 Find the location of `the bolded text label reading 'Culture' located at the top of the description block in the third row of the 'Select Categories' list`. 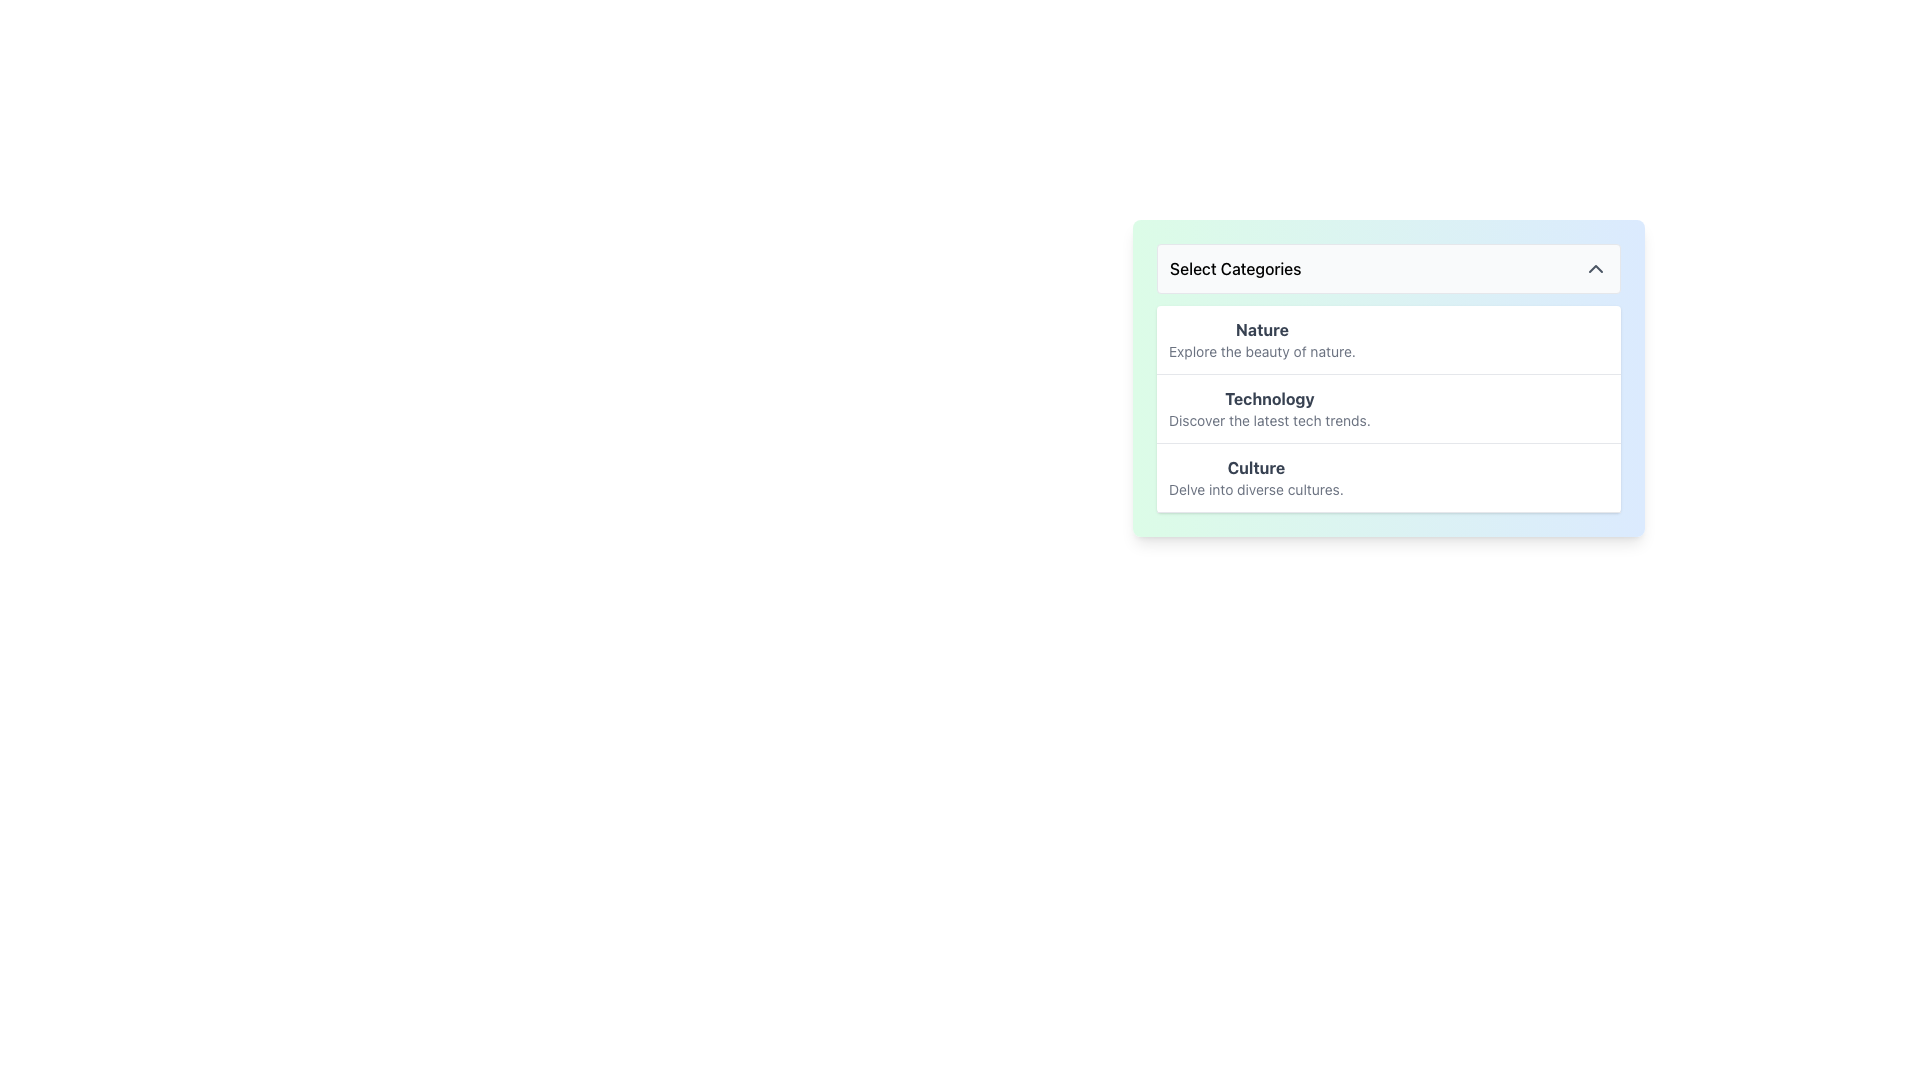

the bolded text label reading 'Culture' located at the top of the description block in the third row of the 'Select Categories' list is located at coordinates (1255, 467).